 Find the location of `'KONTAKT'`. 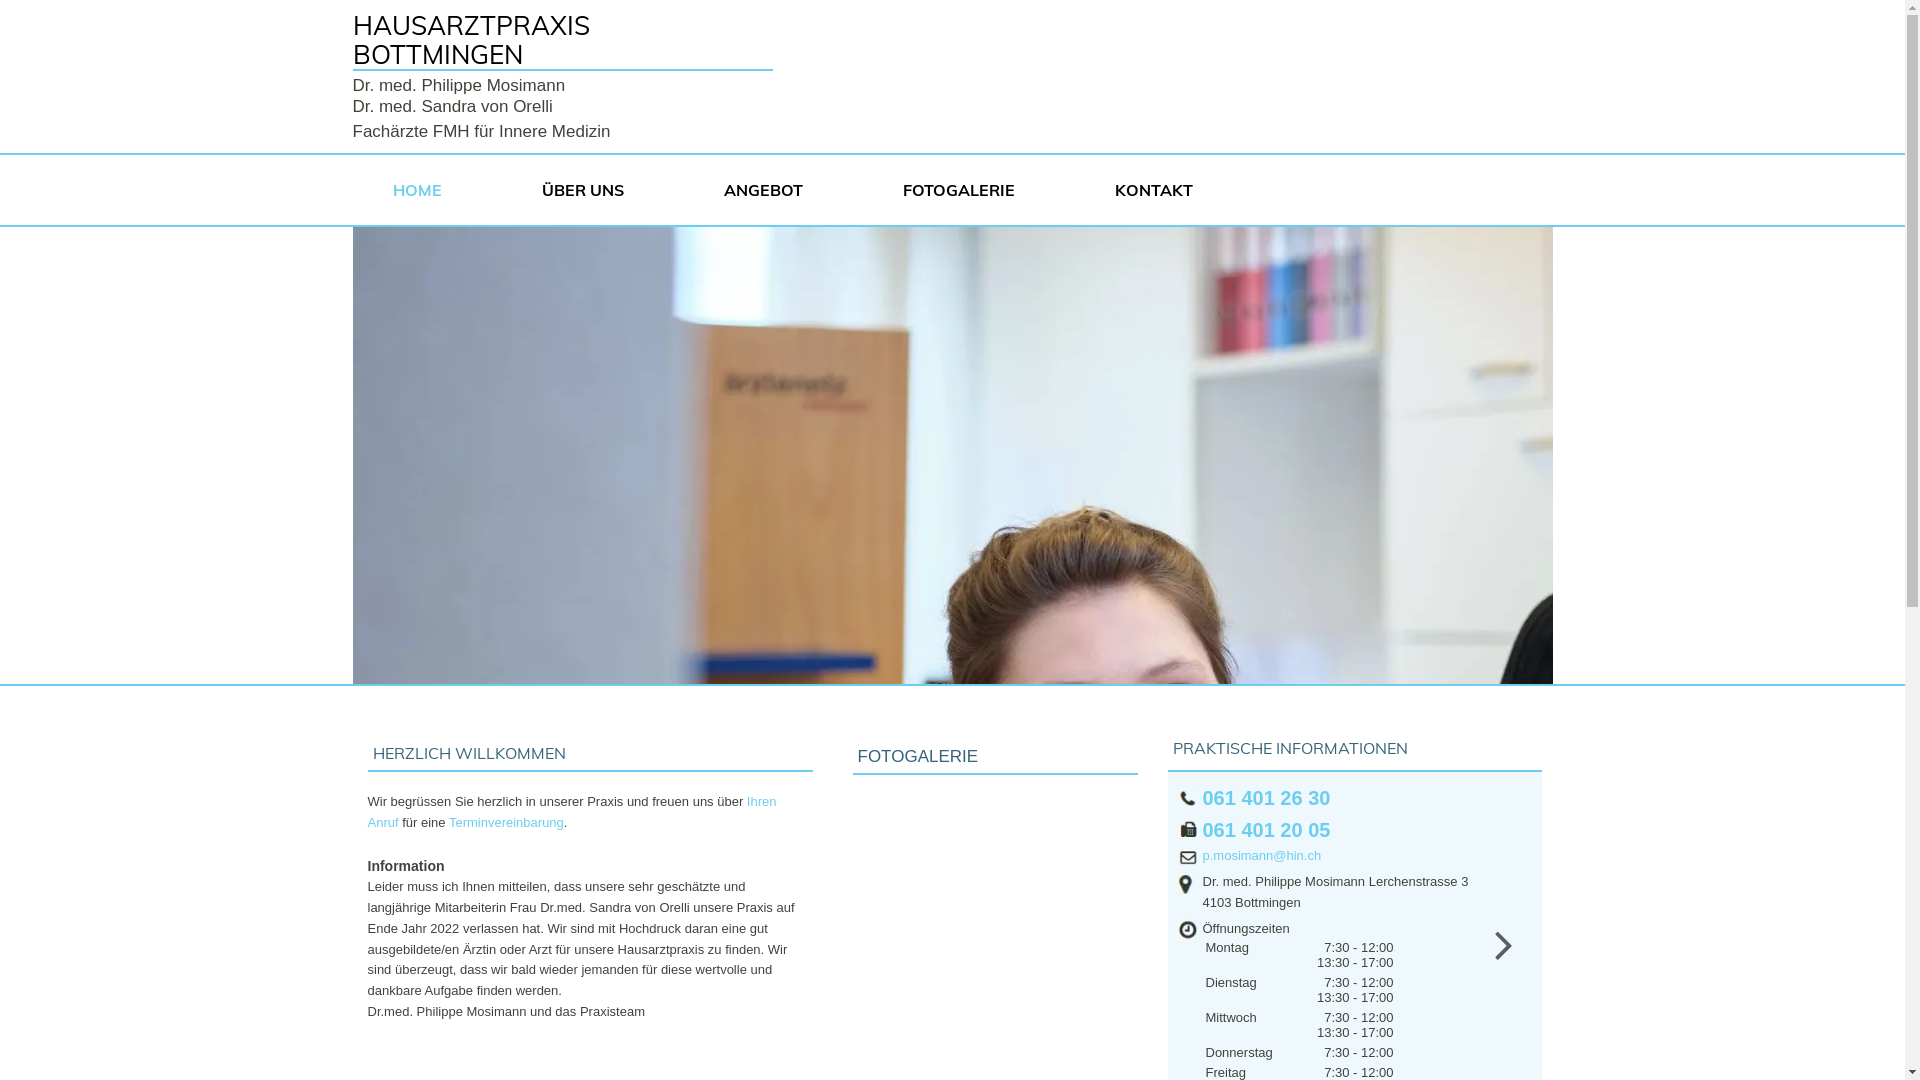

'KONTAKT' is located at coordinates (1162, 189).